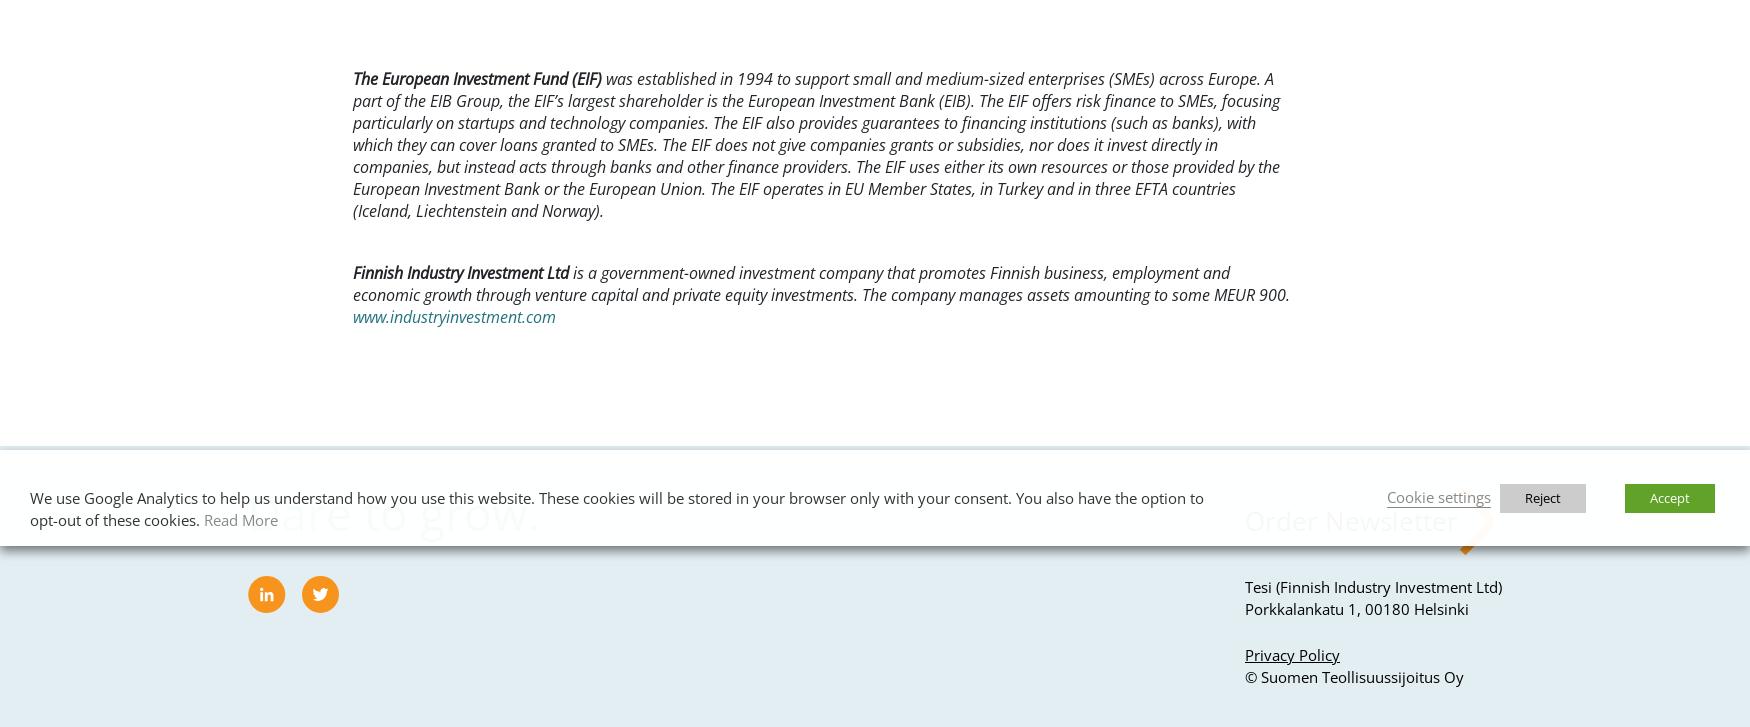  I want to click on 'Tesi (Finnish Industry Investment Ltd)', so click(1373, 585).